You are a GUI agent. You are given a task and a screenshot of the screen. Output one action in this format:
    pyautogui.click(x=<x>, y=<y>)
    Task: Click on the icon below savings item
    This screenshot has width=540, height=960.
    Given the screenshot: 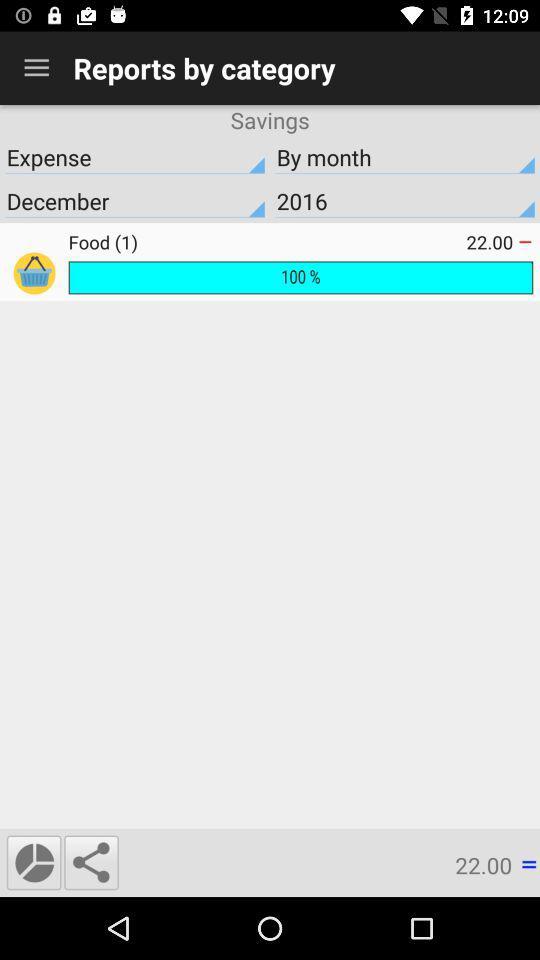 What is the action you would take?
    pyautogui.click(x=405, y=156)
    